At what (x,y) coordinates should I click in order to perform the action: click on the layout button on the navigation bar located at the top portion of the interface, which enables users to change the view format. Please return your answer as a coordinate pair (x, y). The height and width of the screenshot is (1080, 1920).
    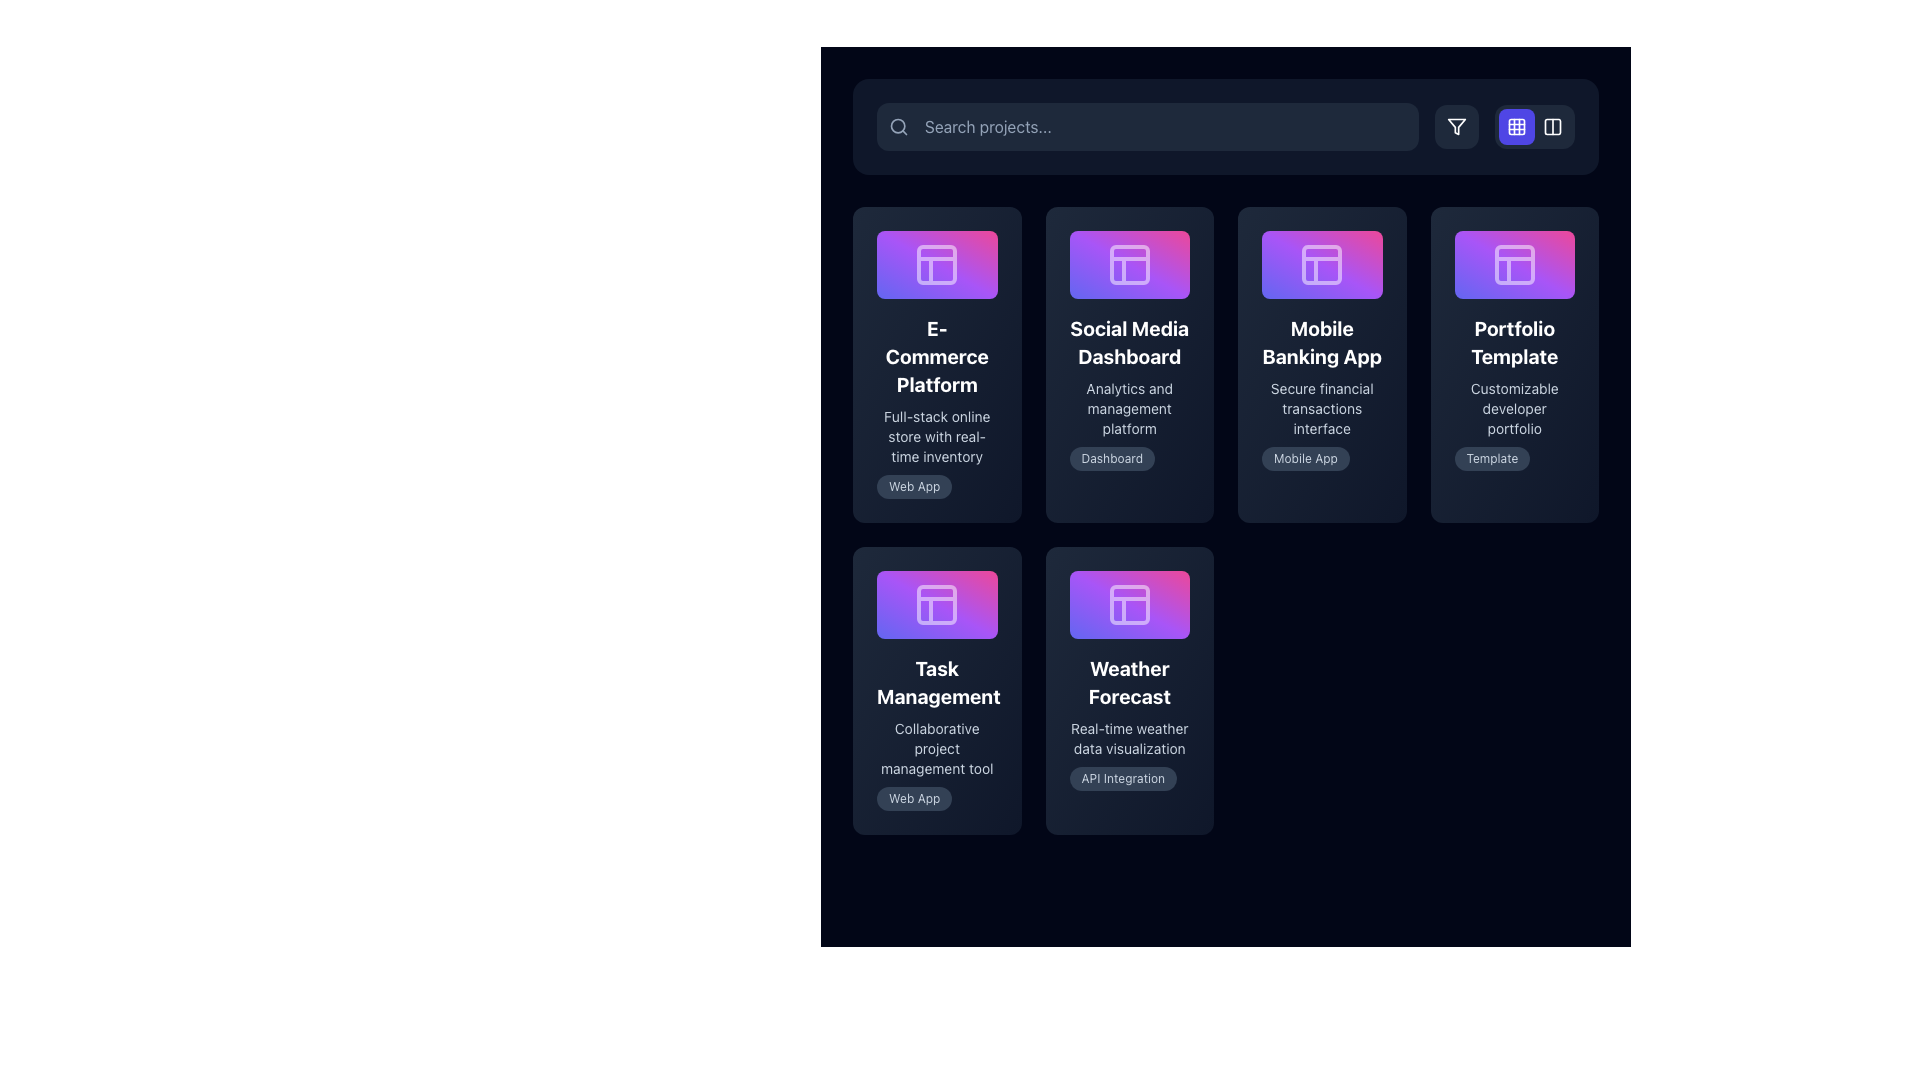
    Looking at the image, I should click on (1224, 127).